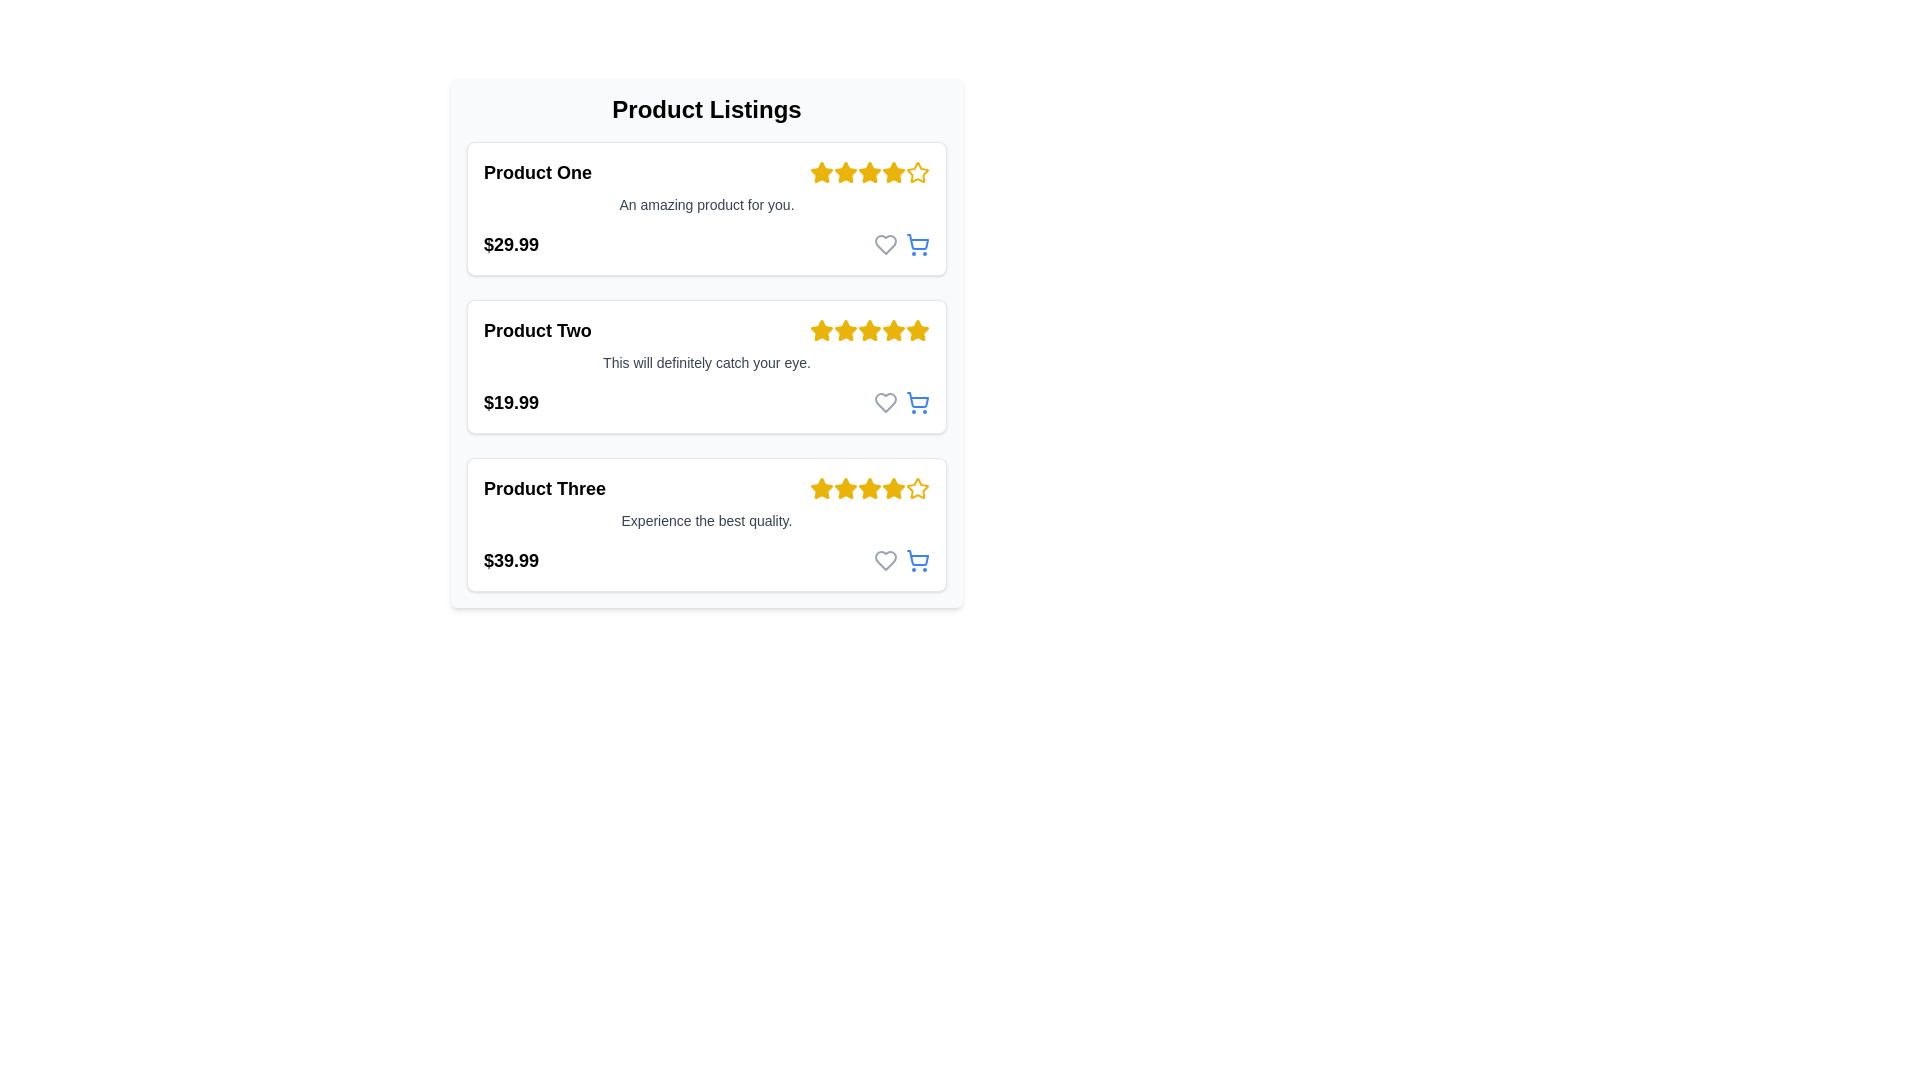 The width and height of the screenshot is (1920, 1080). Describe the element at coordinates (706, 402) in the screenshot. I see `price displayed in bold black typography located at the bottom-left section of the second product listing card titled 'Product Two'` at that location.